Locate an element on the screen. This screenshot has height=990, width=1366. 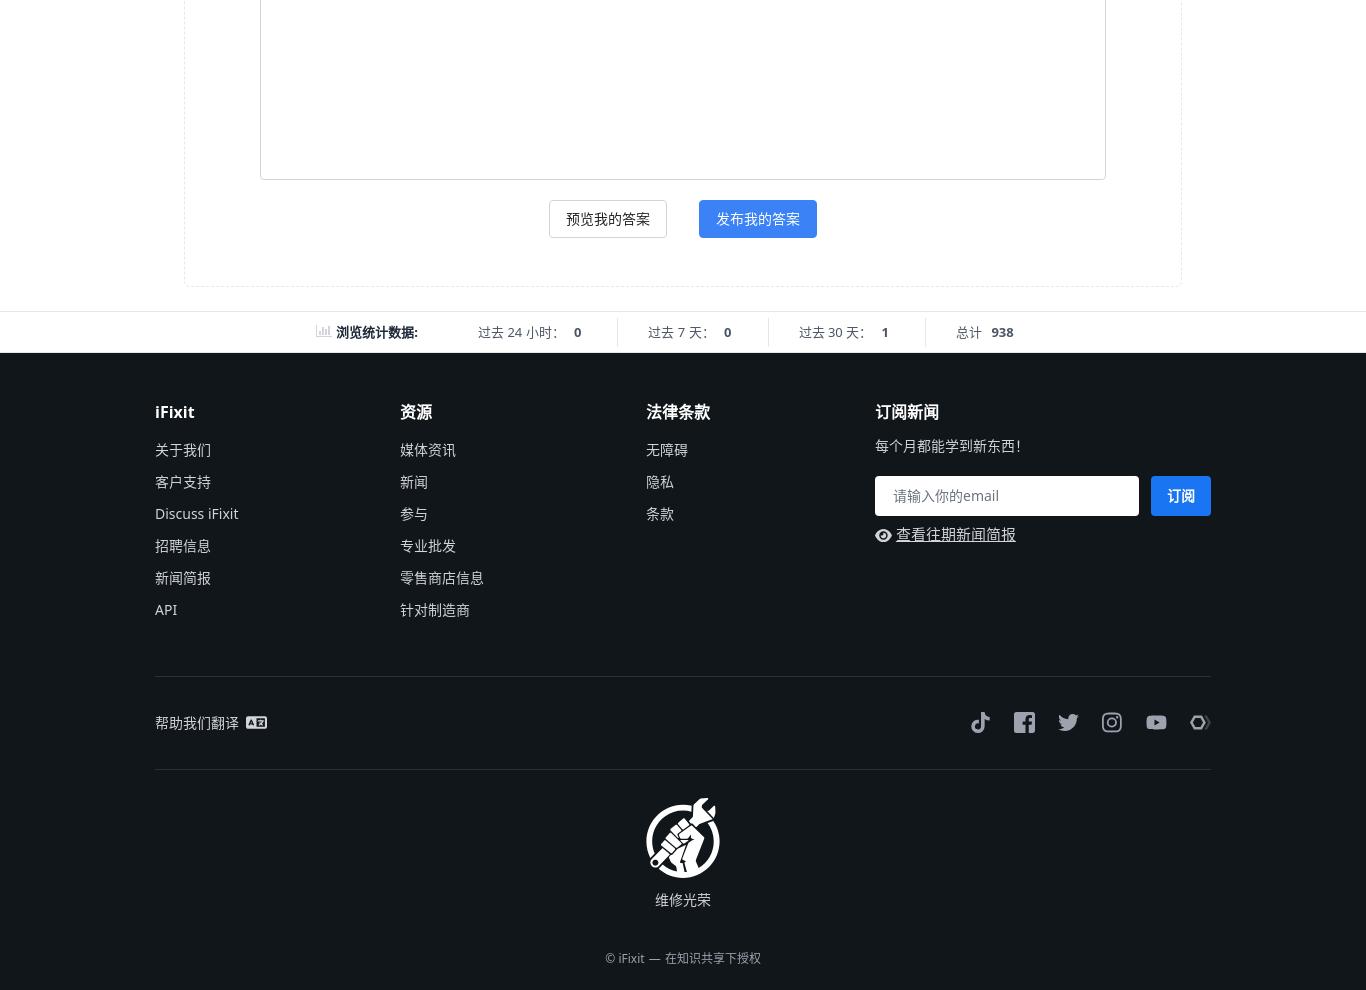
'Discuss iFixit' is located at coordinates (195, 511).